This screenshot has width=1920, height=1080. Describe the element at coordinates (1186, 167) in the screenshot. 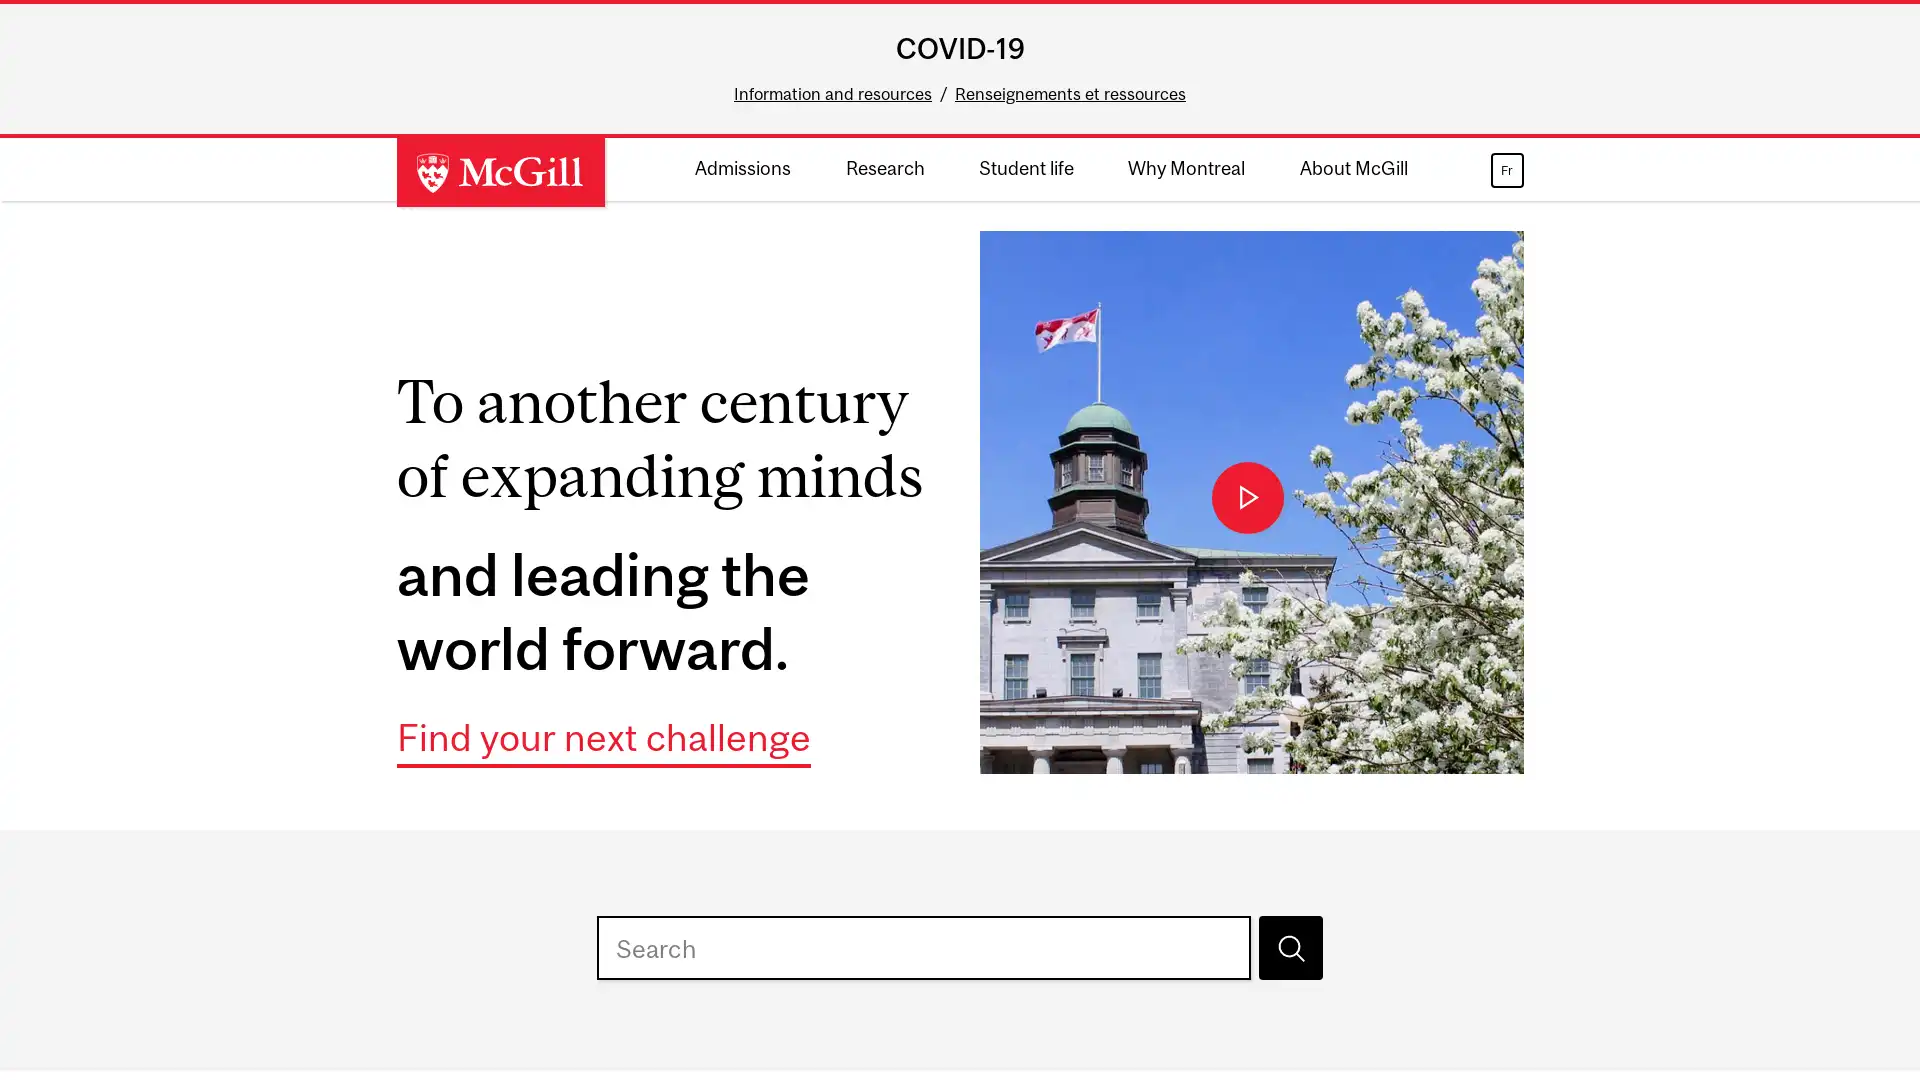

I see `Why Montreal` at that location.